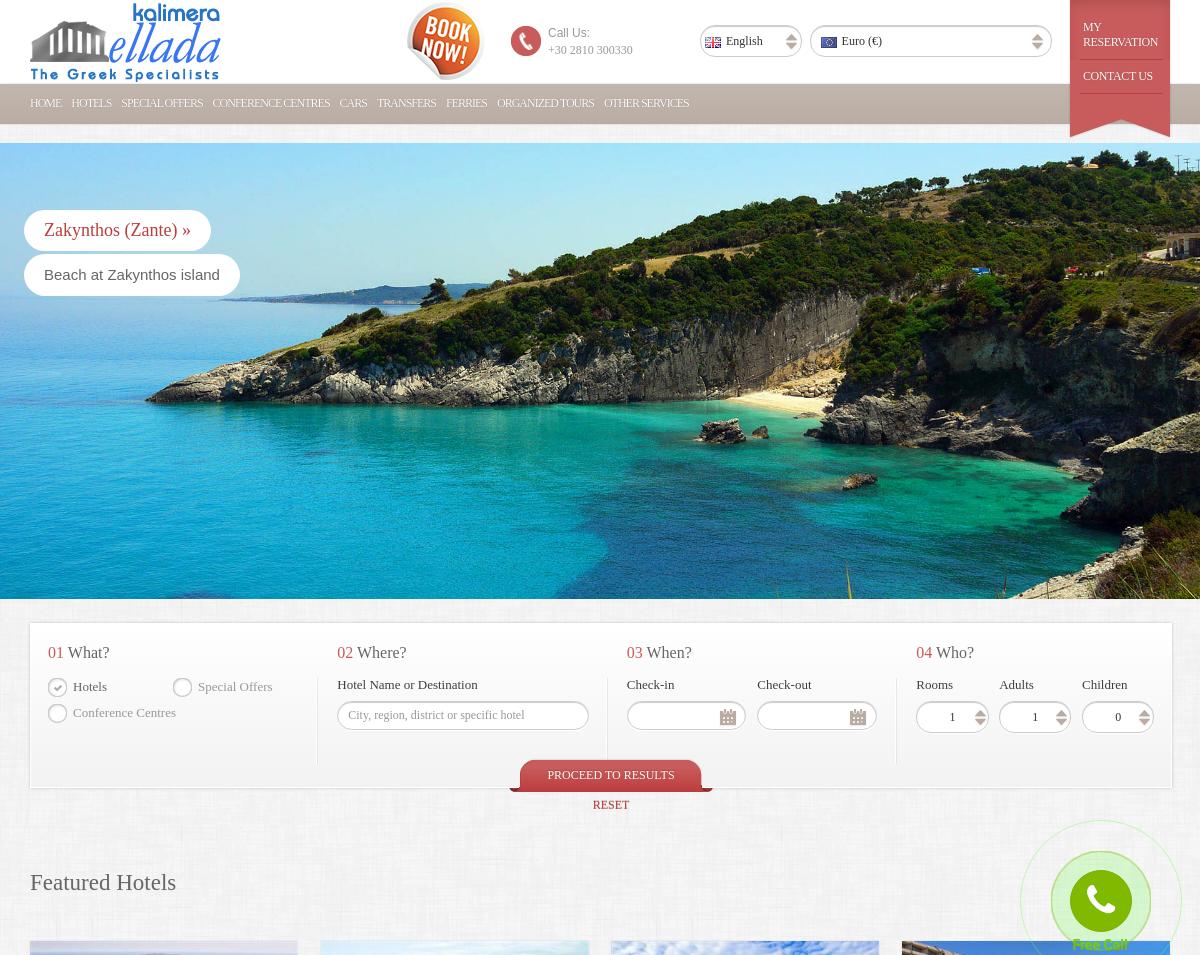 The height and width of the screenshot is (955, 1200). Describe the element at coordinates (544, 102) in the screenshot. I see `'Organized Tours'` at that location.